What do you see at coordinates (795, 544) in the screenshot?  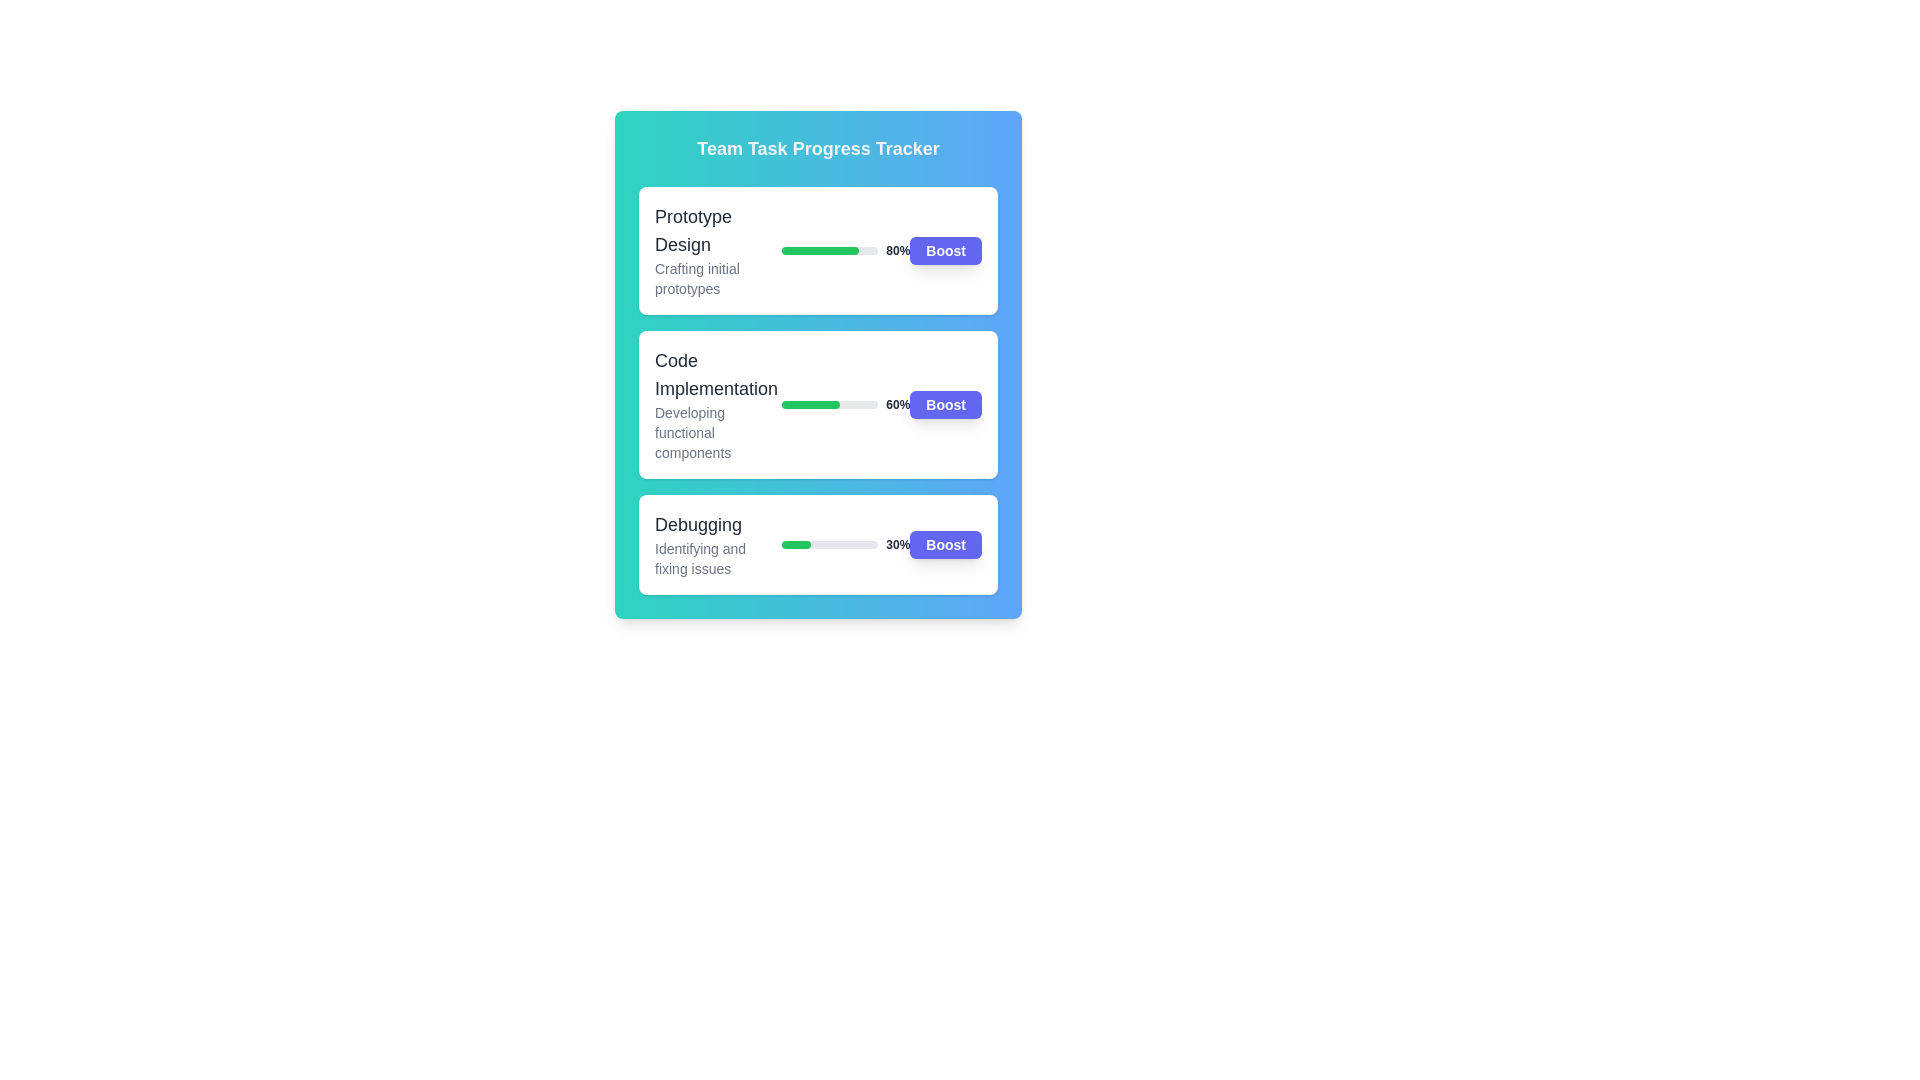 I see `the visually indicated progress on the green progress bar segment located in the 'Debugging' section of the interface` at bounding box center [795, 544].